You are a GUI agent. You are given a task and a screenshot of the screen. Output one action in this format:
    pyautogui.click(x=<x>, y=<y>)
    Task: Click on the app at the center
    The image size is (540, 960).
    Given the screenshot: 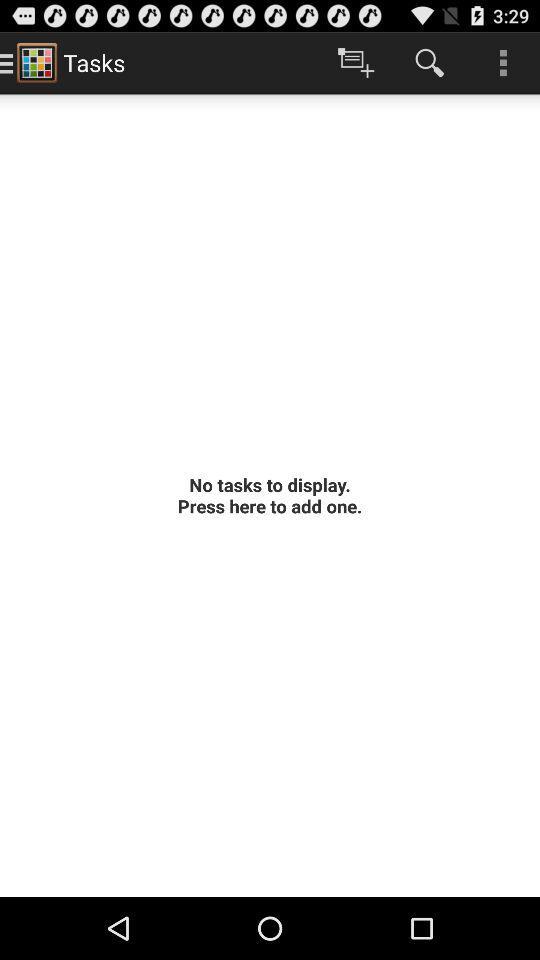 What is the action you would take?
    pyautogui.click(x=270, y=494)
    